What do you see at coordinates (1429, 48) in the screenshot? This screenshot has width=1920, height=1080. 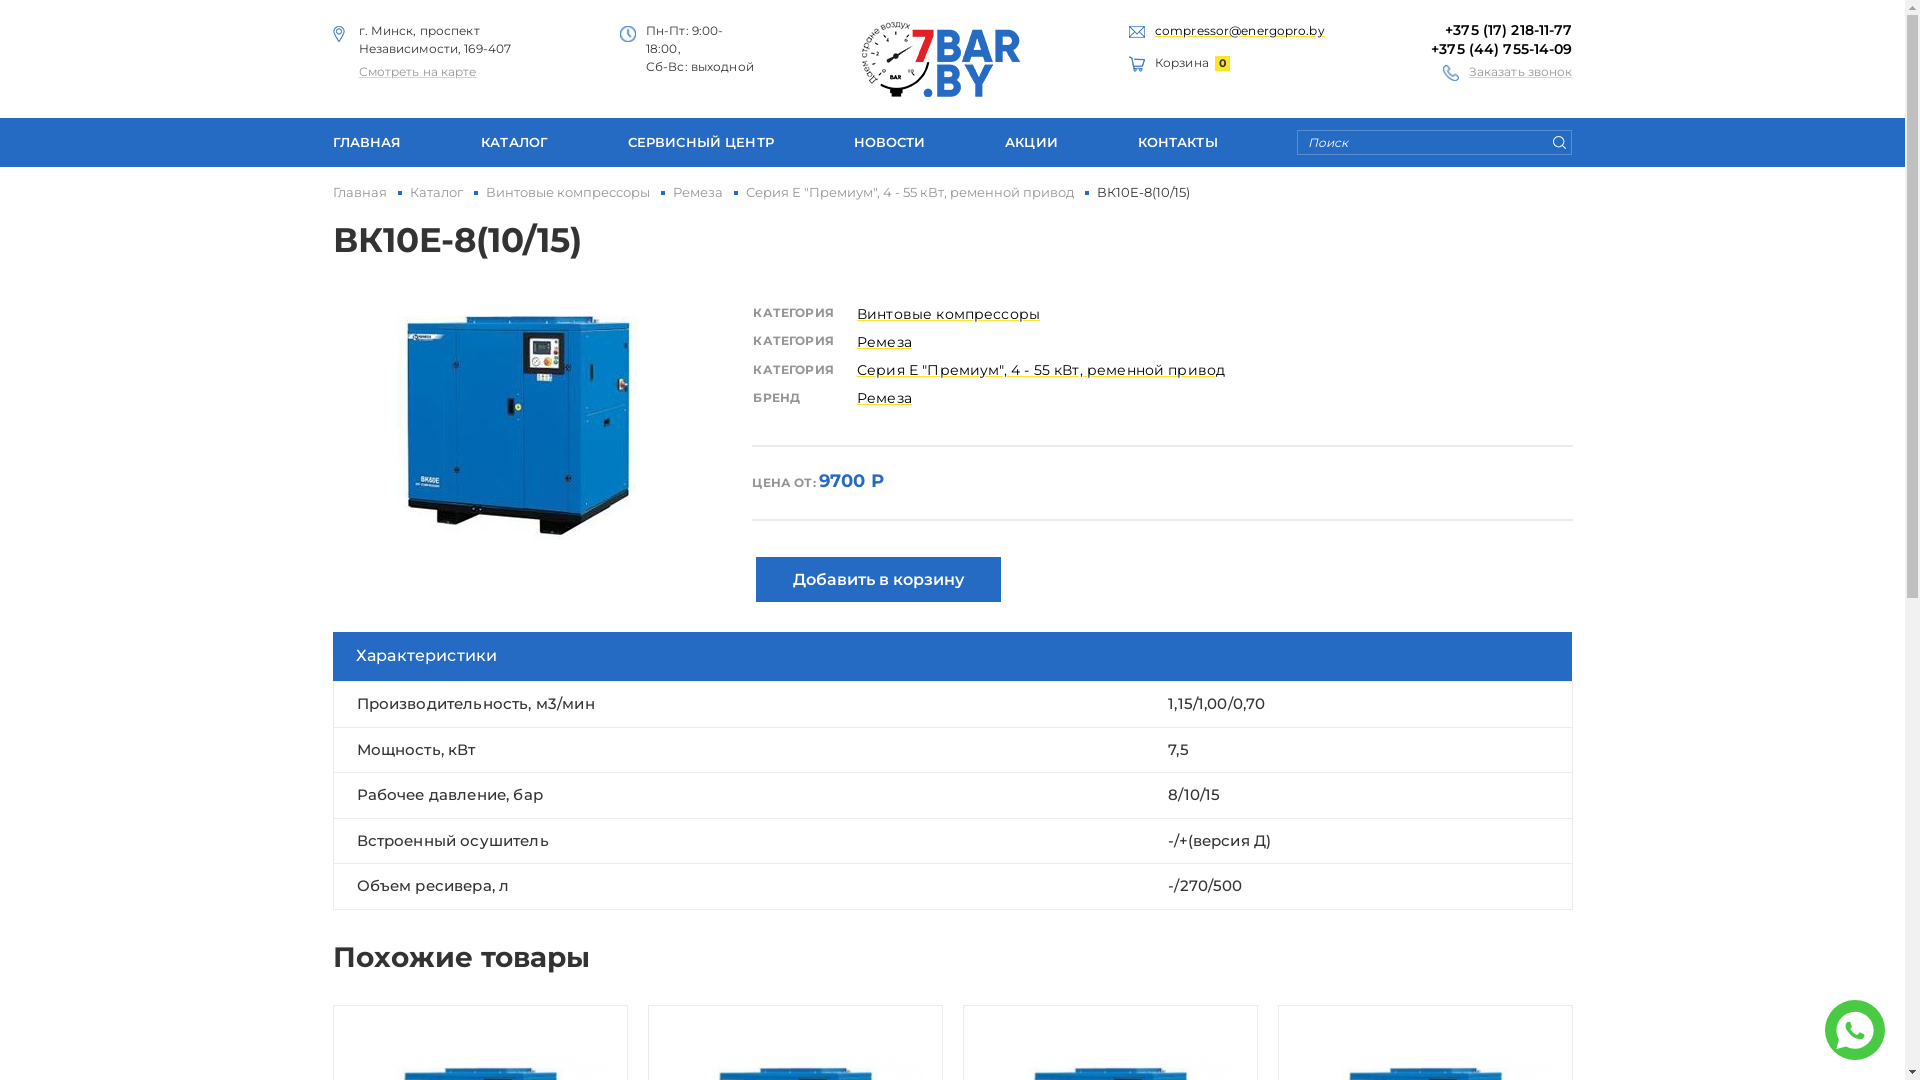 I see `'+375 (44) 755-14-09'` at bounding box center [1429, 48].